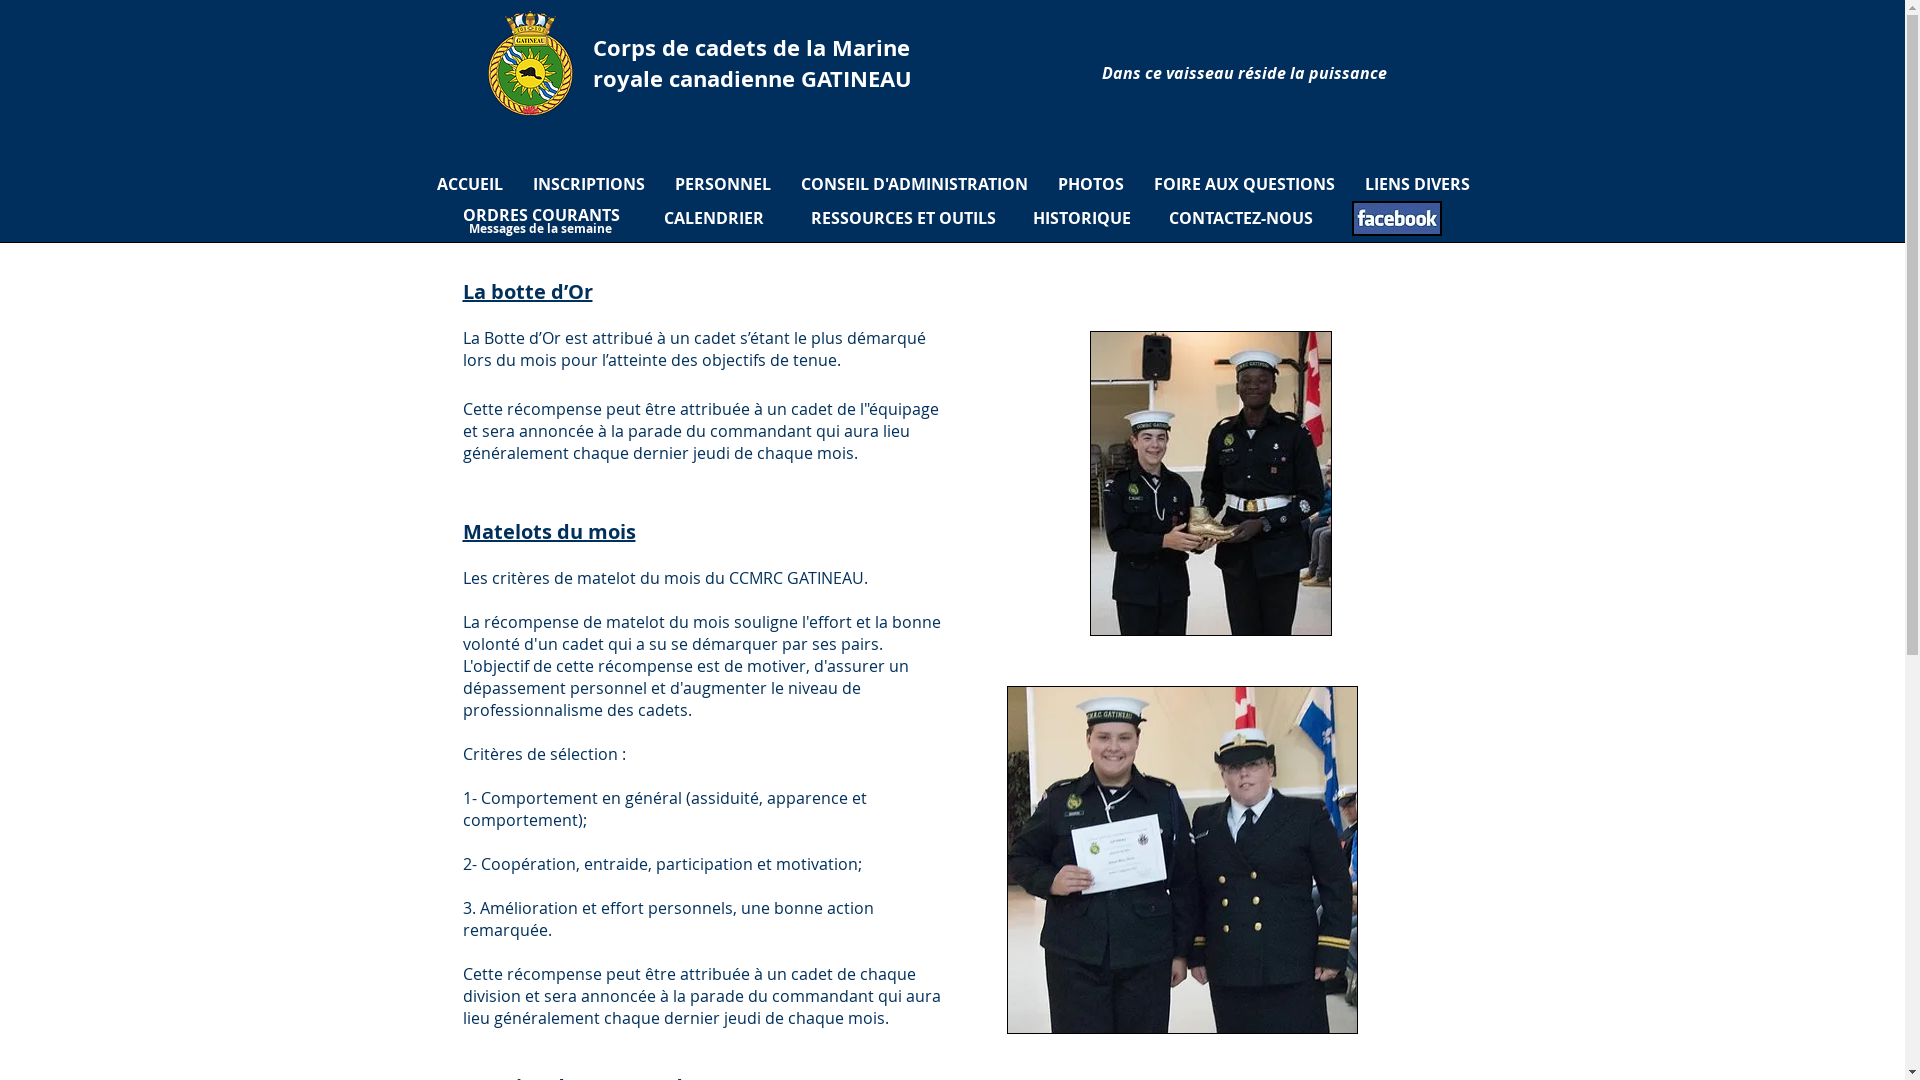 This screenshot has height=1080, width=1920. Describe the element at coordinates (469, 184) in the screenshot. I see `'ACCUEIL'` at that location.